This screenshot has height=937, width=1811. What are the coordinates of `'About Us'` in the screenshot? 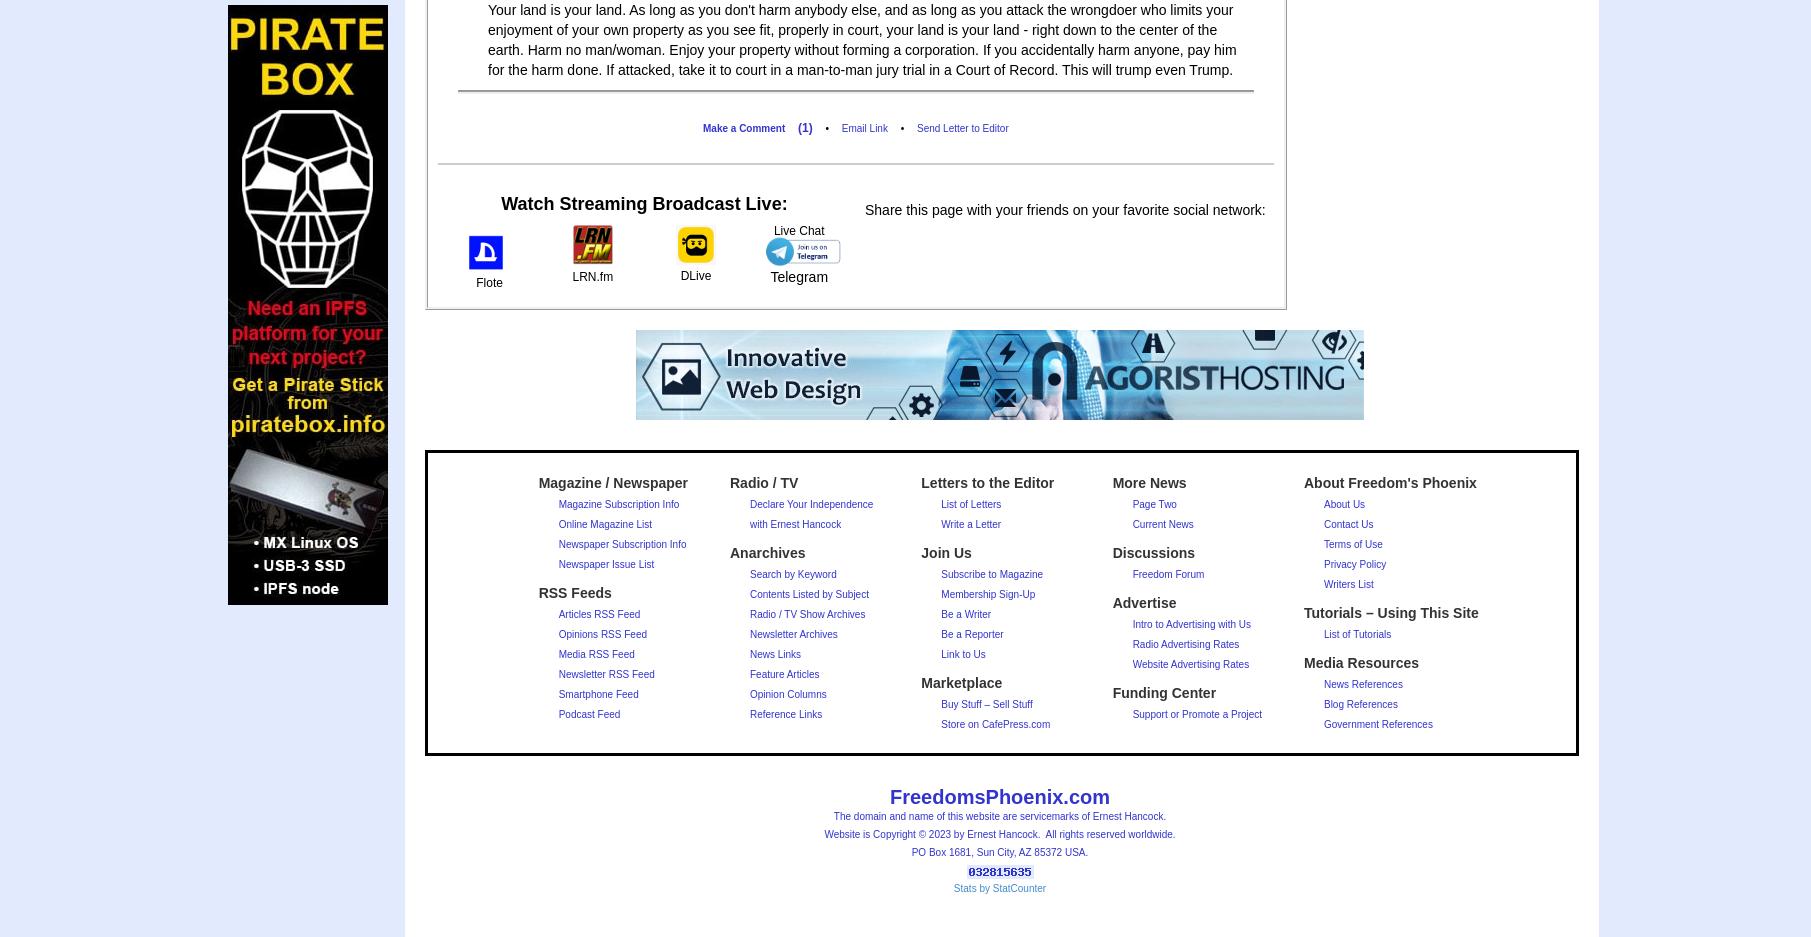 It's located at (1342, 504).